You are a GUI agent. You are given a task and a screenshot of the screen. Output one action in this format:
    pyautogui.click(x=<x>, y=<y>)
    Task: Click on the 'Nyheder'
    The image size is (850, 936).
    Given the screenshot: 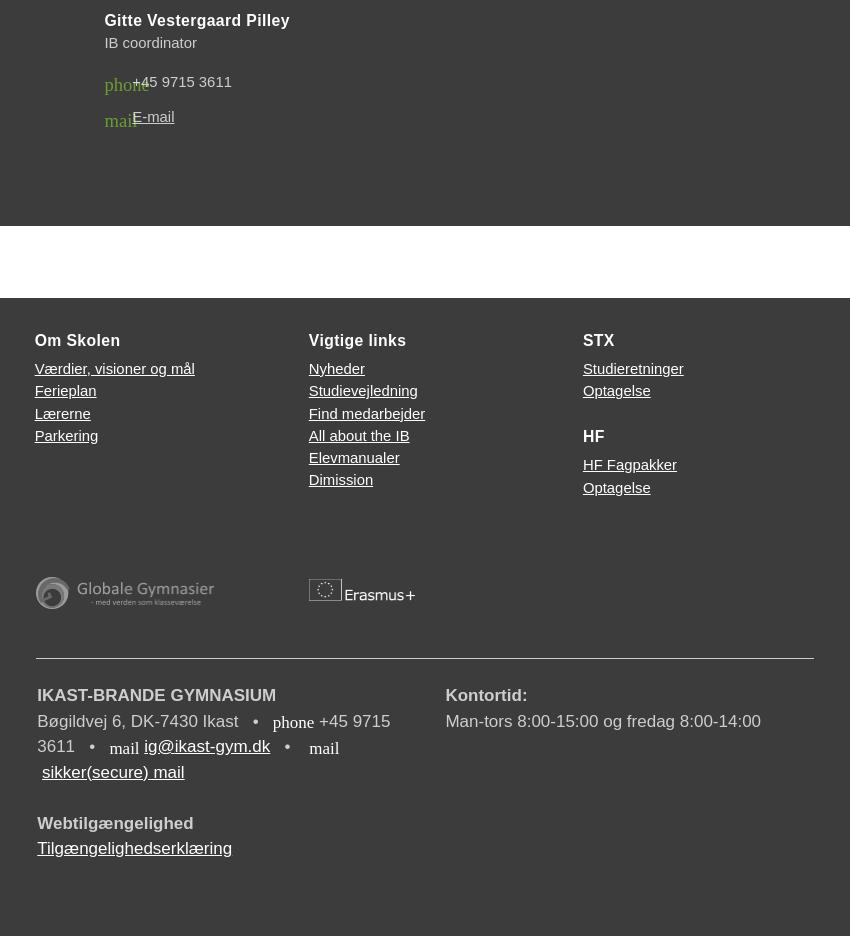 What is the action you would take?
    pyautogui.click(x=308, y=368)
    